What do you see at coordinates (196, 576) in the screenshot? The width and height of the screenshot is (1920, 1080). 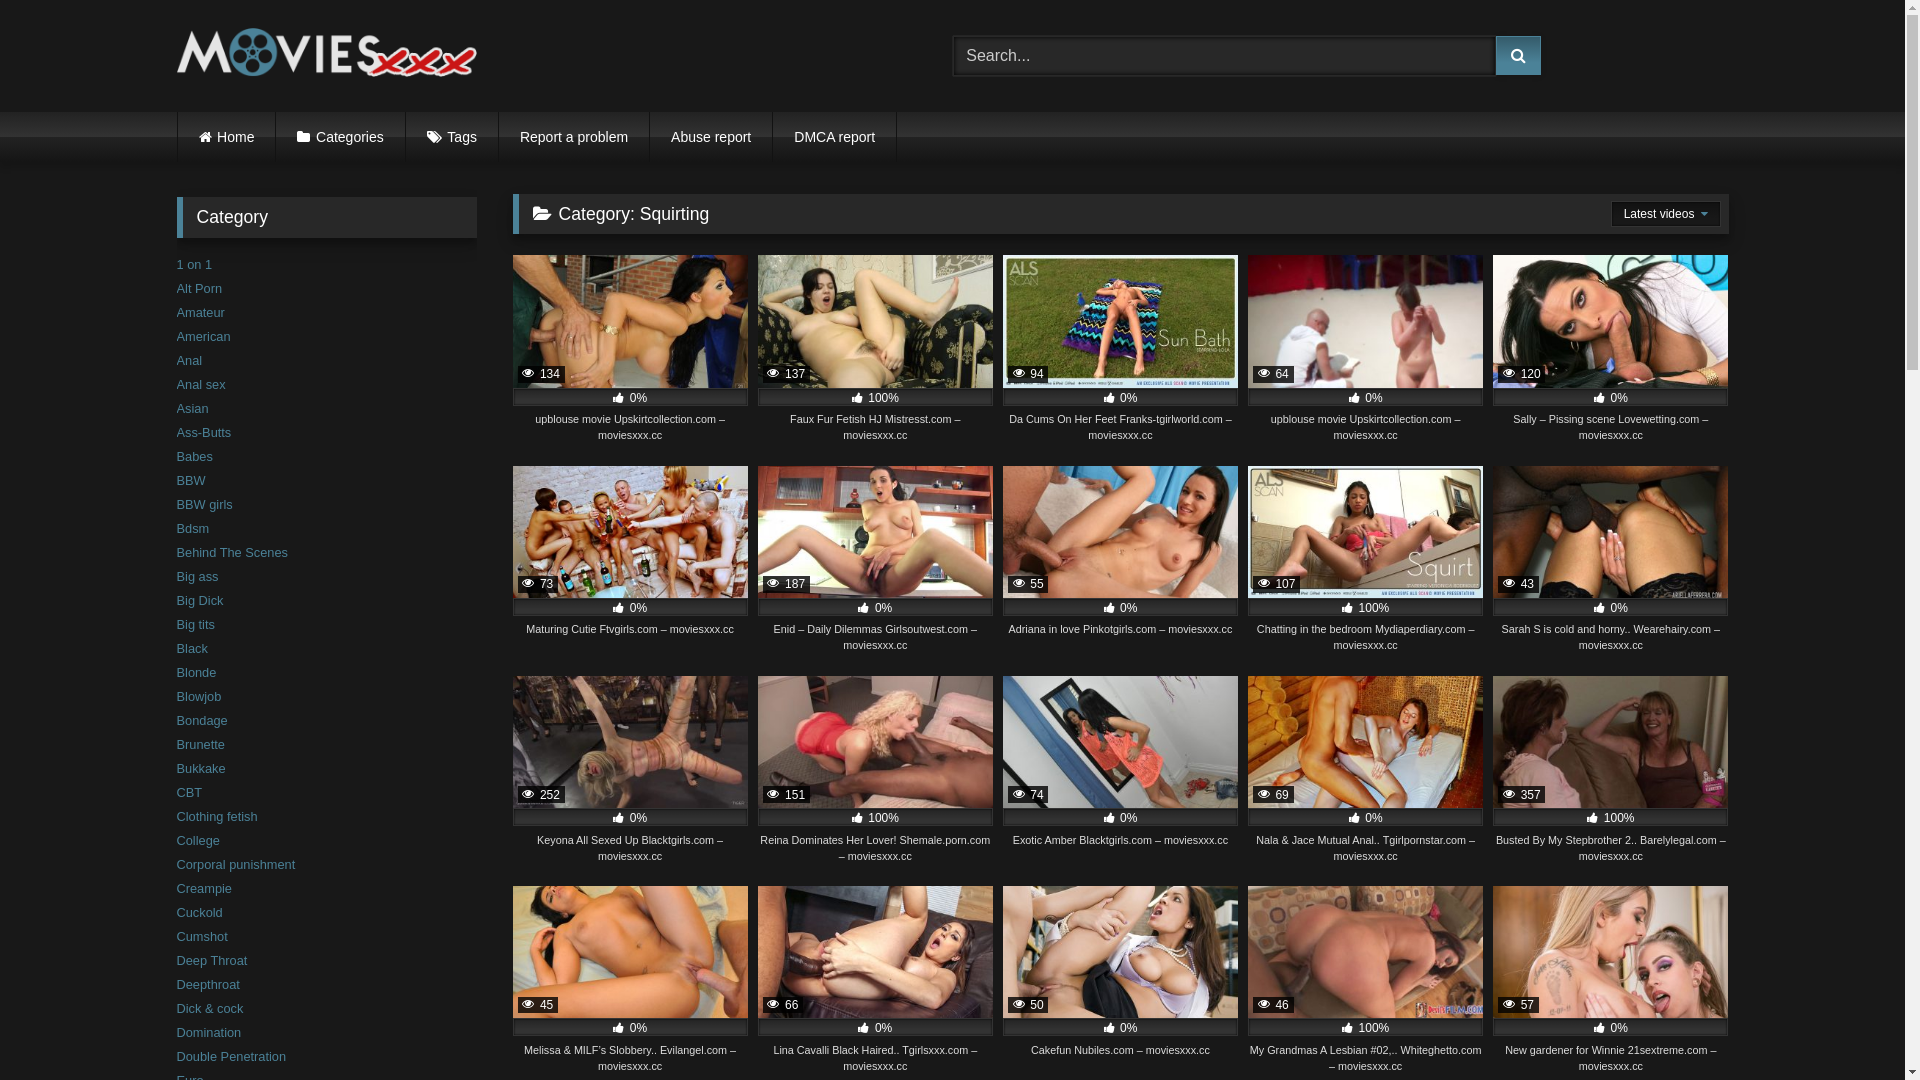 I see `'Big ass'` at bounding box center [196, 576].